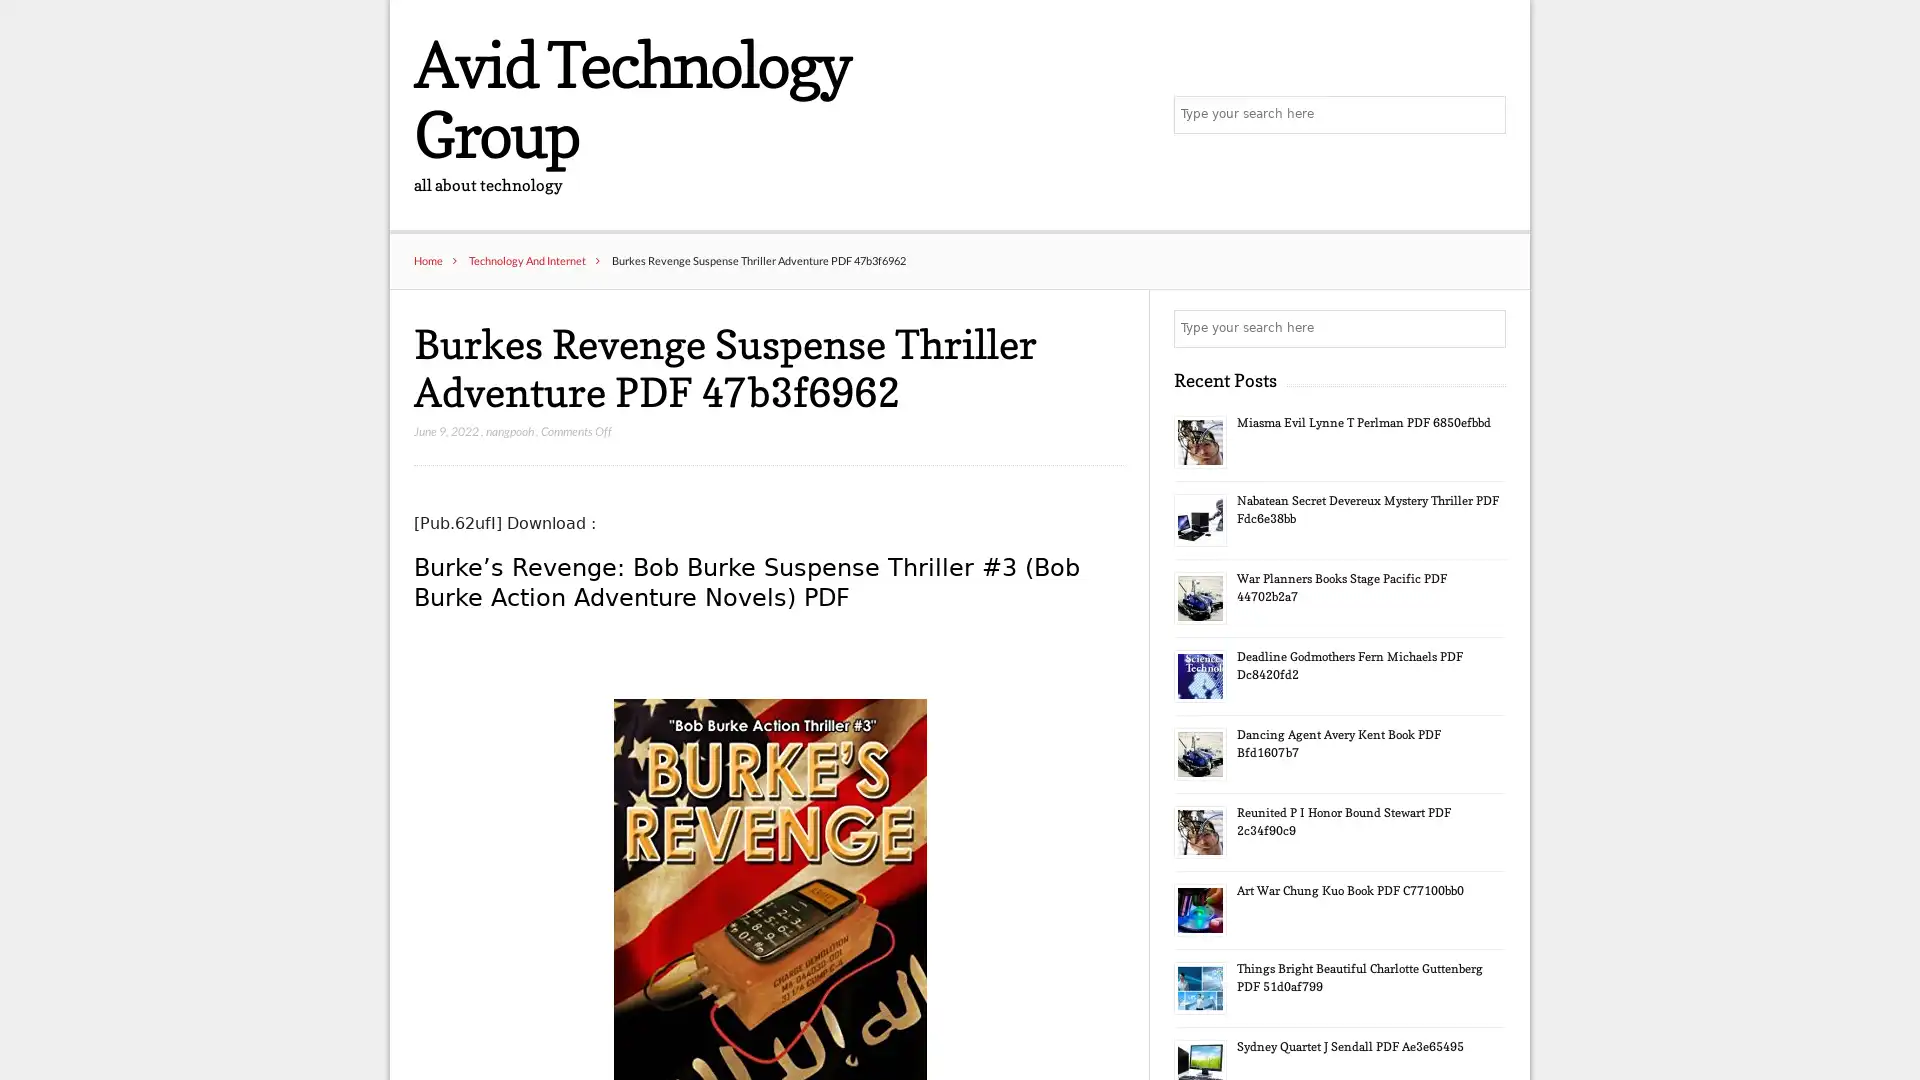 Image resolution: width=1920 pixels, height=1080 pixels. Describe the element at coordinates (1485, 115) in the screenshot. I see `Search` at that location.